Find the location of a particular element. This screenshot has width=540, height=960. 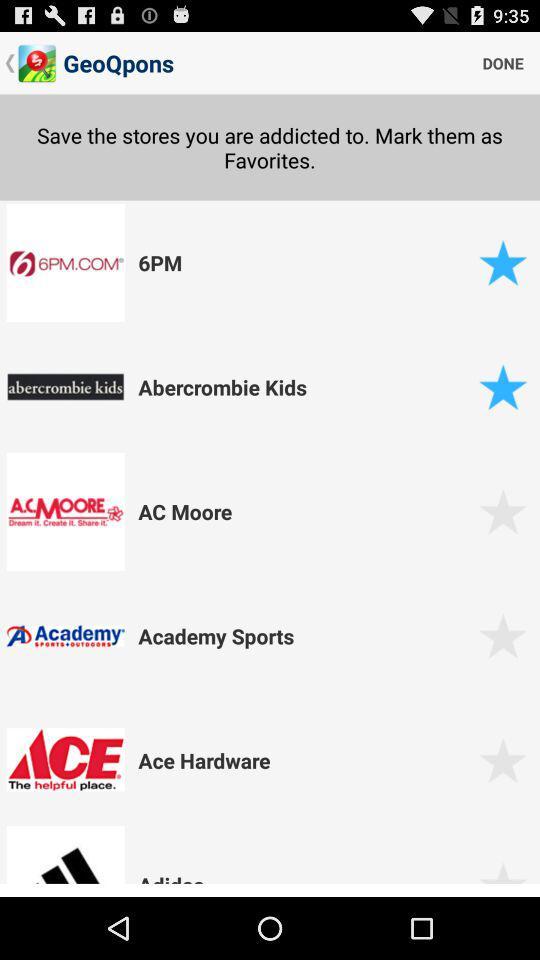

the app below the save the stores icon is located at coordinates (305, 261).